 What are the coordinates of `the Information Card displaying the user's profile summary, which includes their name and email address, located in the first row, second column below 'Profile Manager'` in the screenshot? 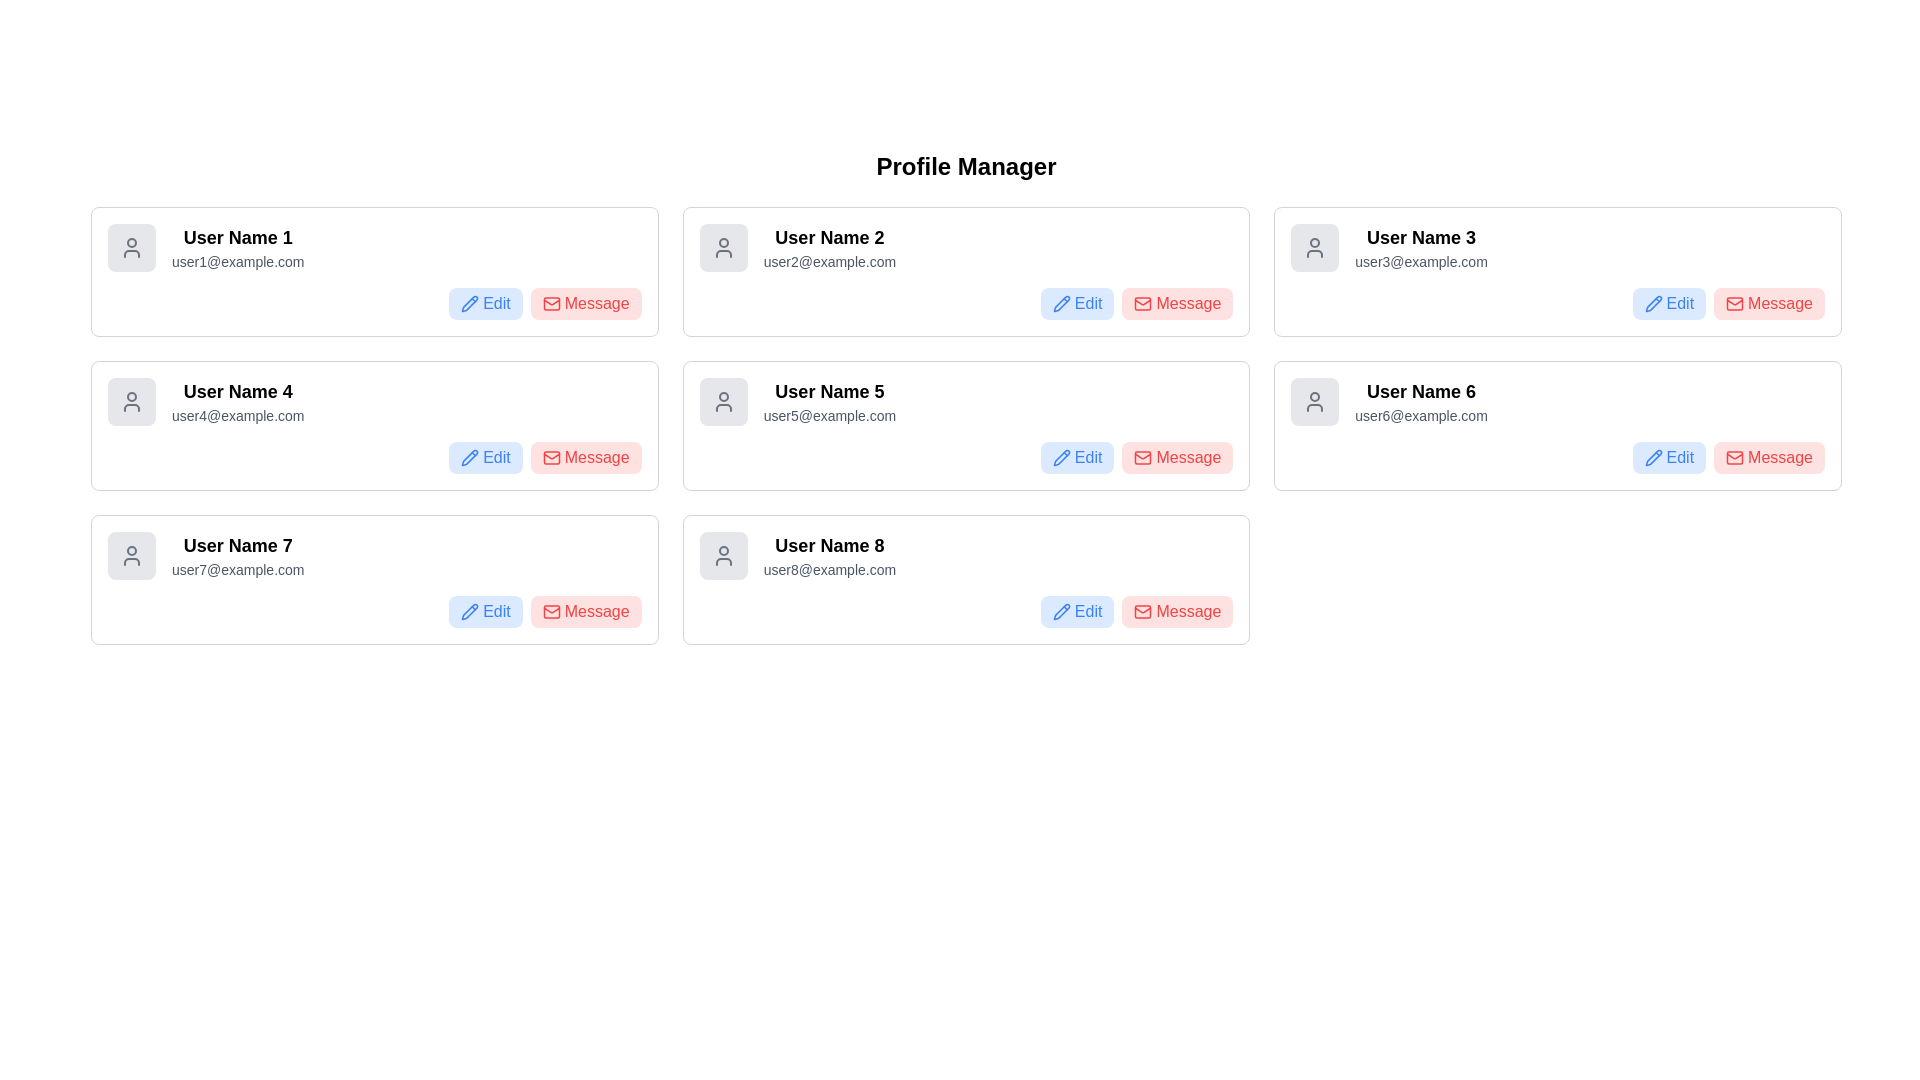 It's located at (966, 246).